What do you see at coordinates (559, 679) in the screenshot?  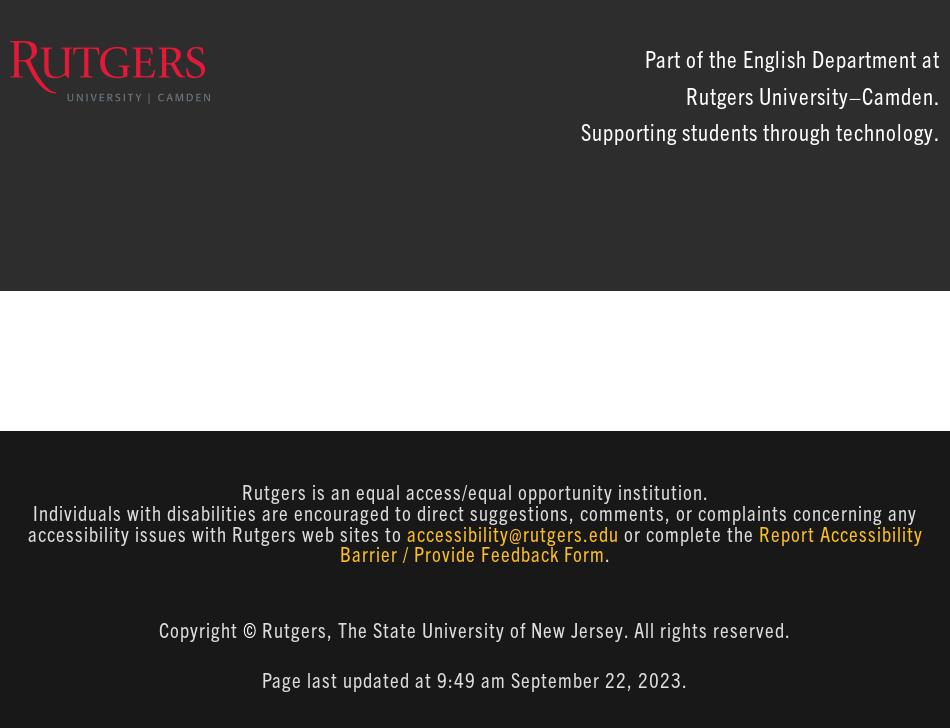 I see `'9:49 am September 22, 2023'` at bounding box center [559, 679].